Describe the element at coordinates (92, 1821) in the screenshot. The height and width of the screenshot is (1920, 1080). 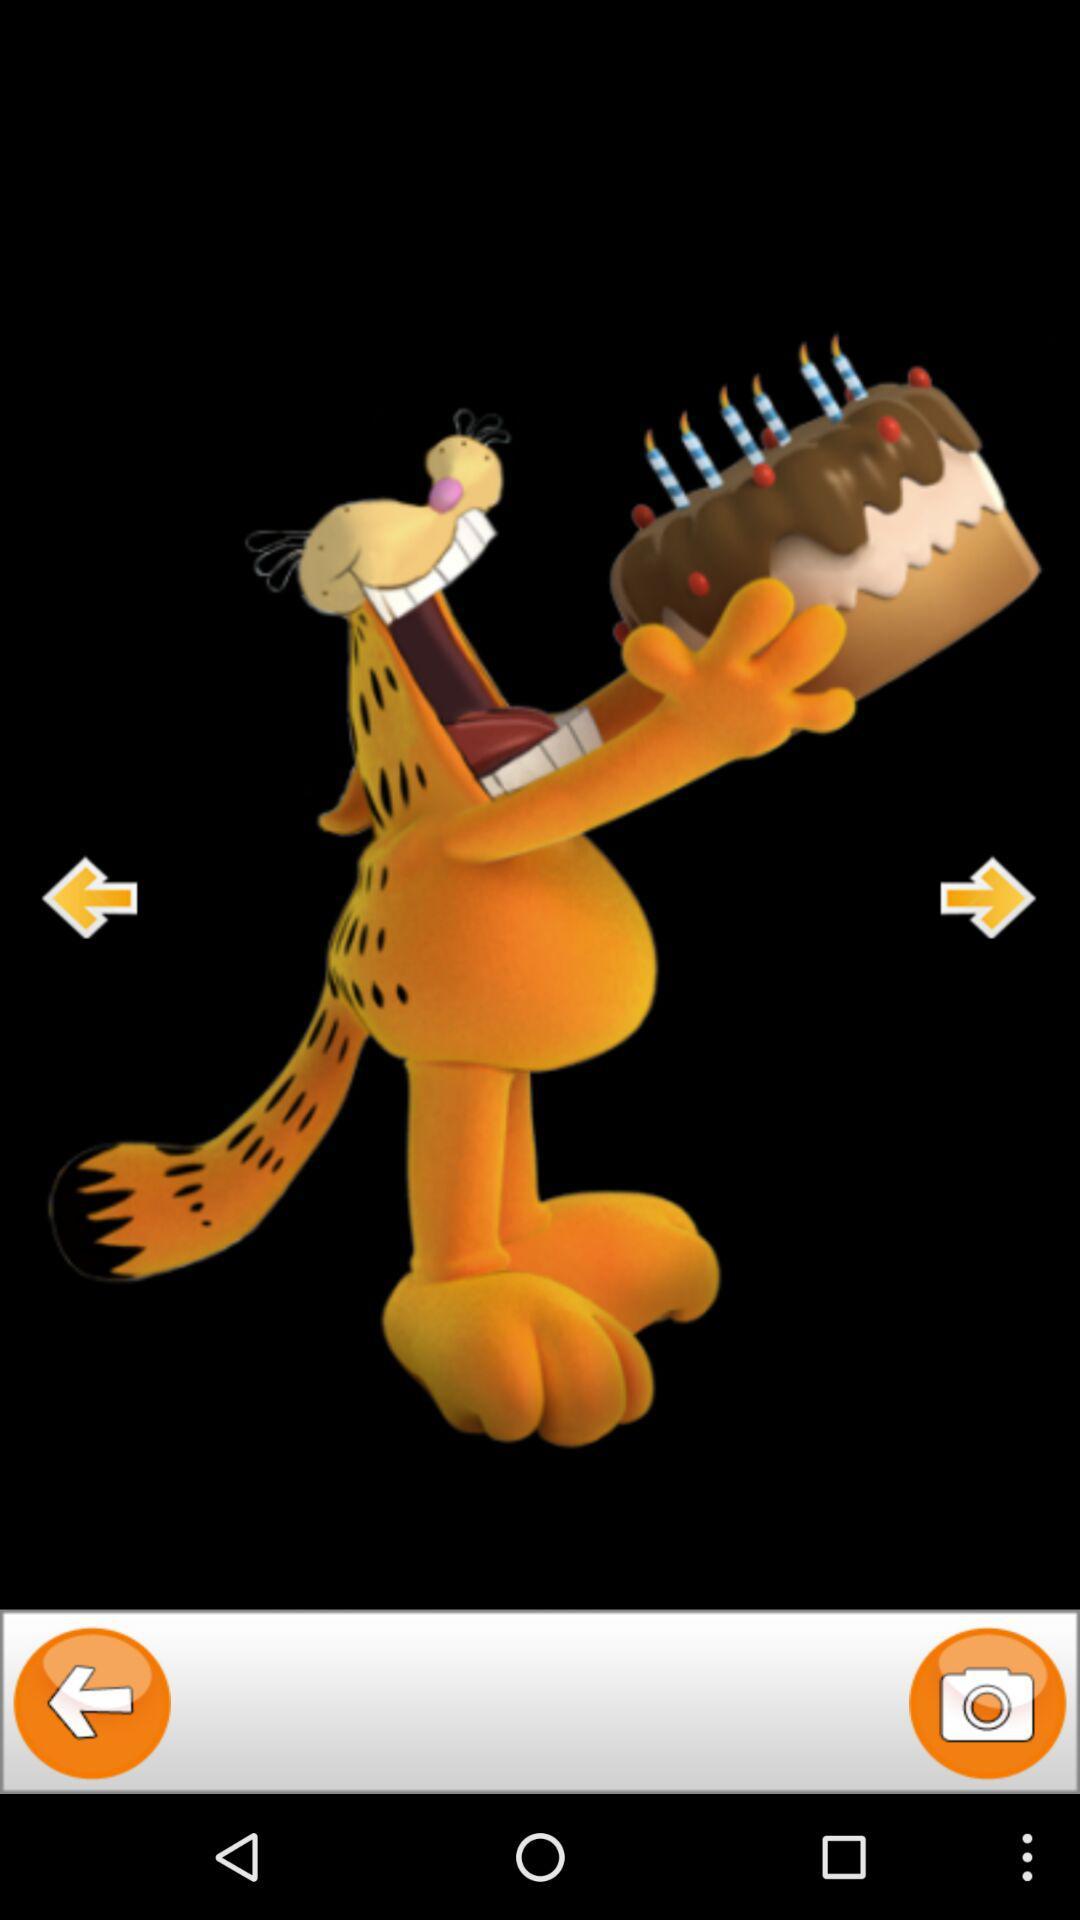
I see `the arrow_backward icon` at that location.